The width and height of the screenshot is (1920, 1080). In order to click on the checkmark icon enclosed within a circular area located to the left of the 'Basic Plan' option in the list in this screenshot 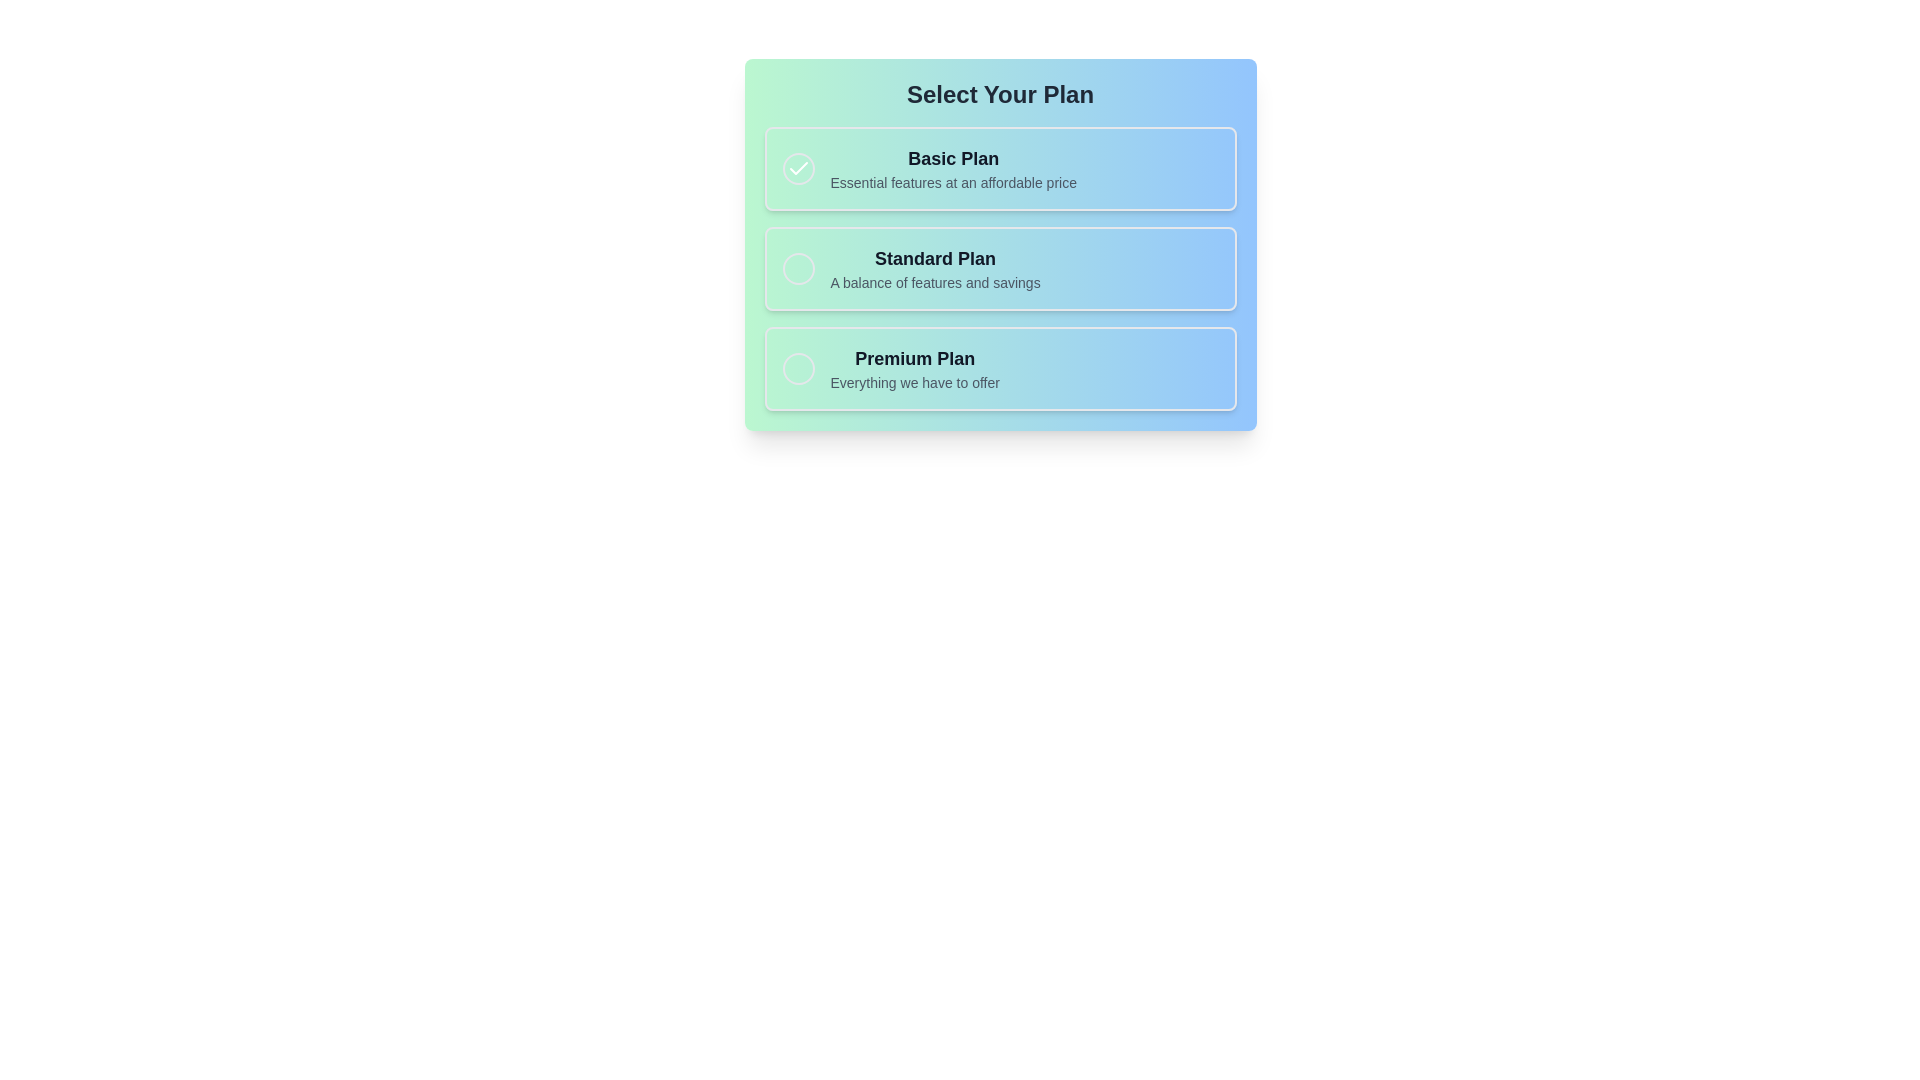, I will do `click(797, 168)`.